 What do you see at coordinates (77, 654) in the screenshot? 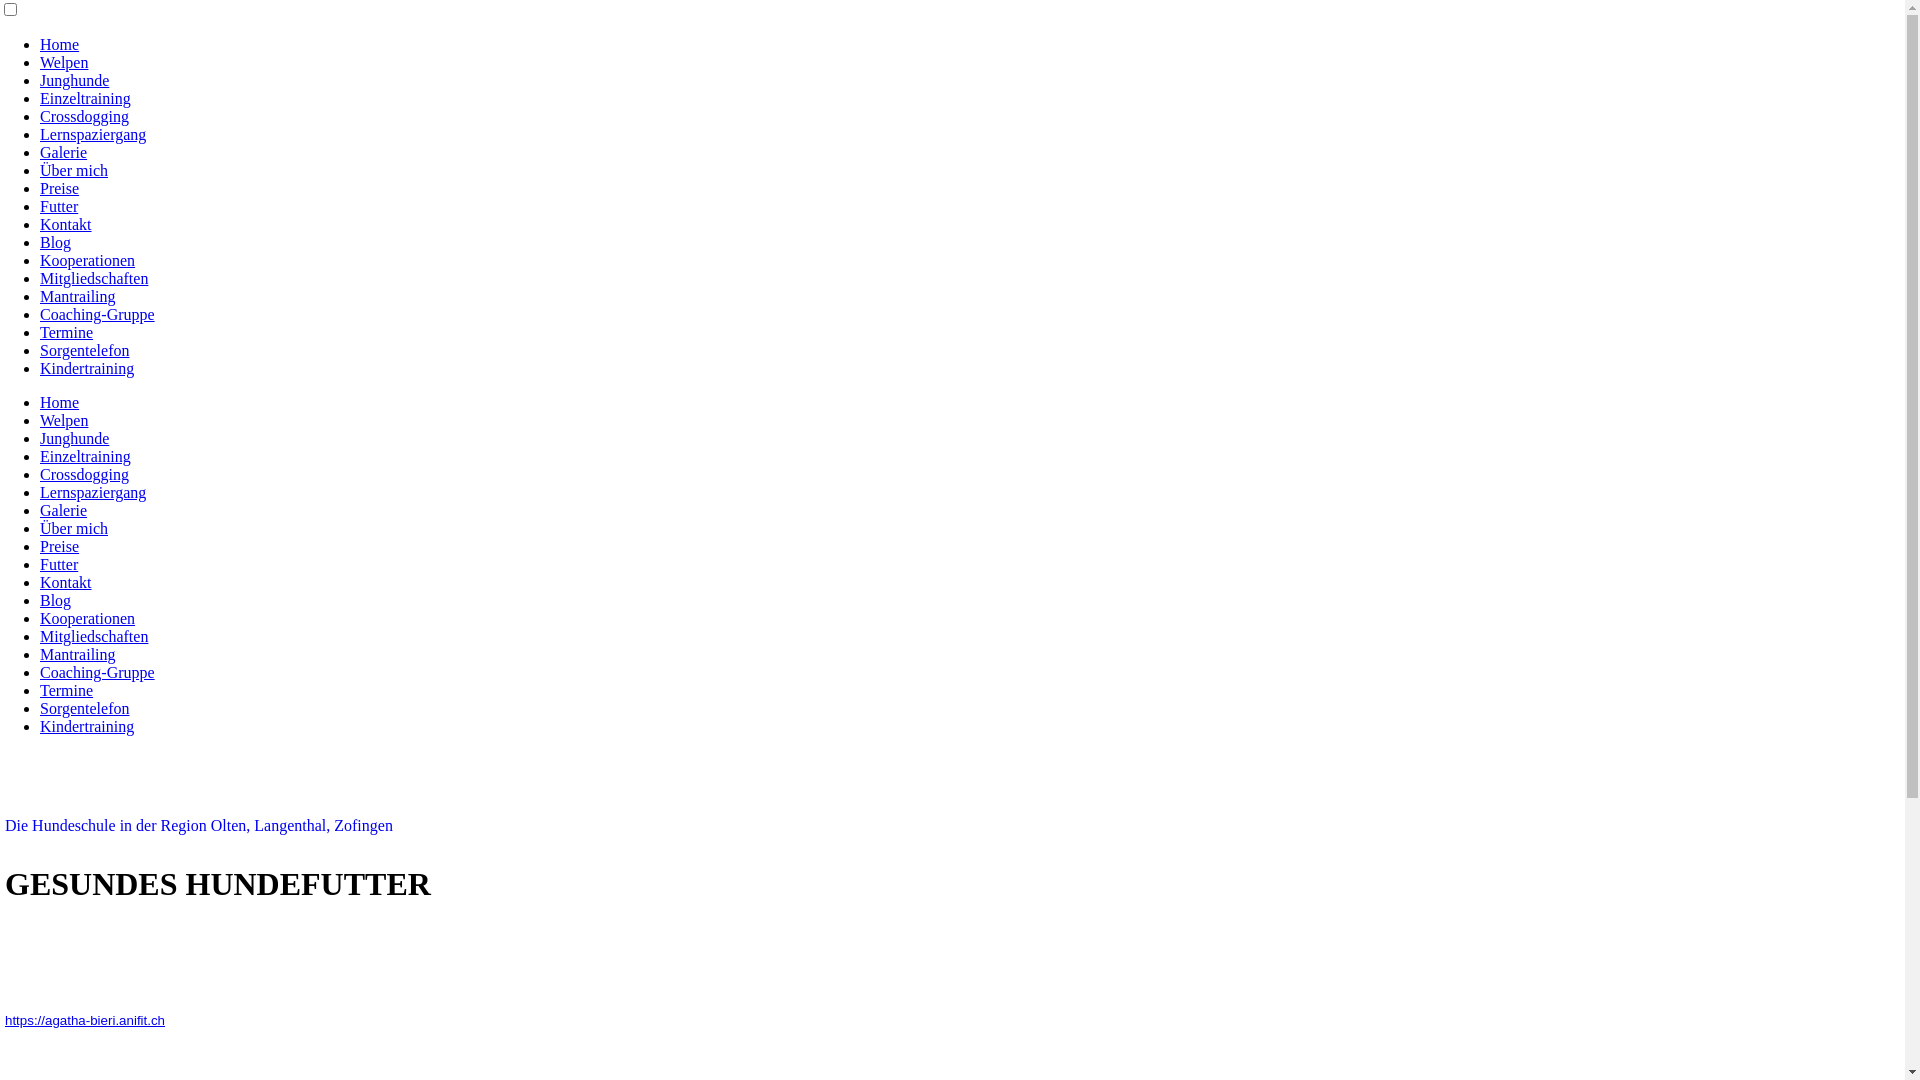
I see `'Mantrailing'` at bounding box center [77, 654].